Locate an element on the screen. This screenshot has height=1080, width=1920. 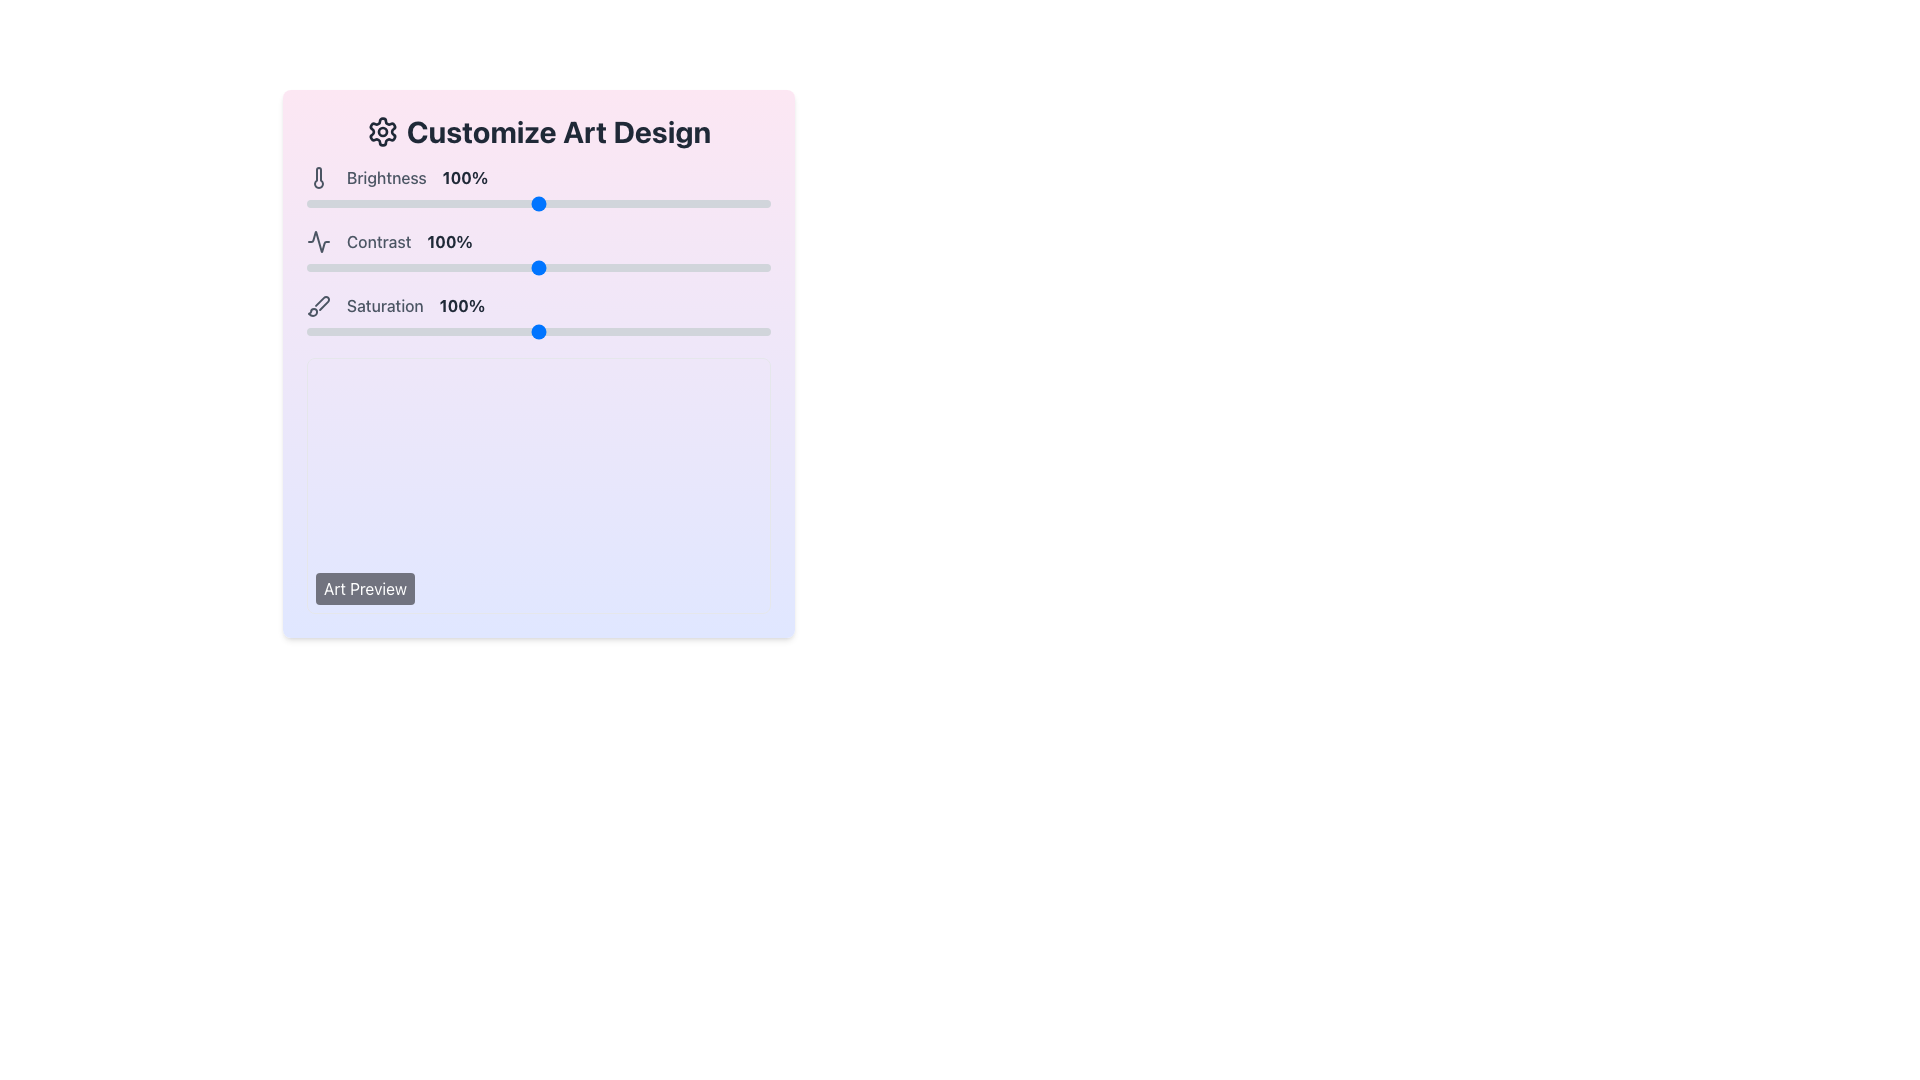
the brightness adjustment icon located to the far left of the 'Brightness' label and adjacent to the percentage indicator is located at coordinates (317, 176).